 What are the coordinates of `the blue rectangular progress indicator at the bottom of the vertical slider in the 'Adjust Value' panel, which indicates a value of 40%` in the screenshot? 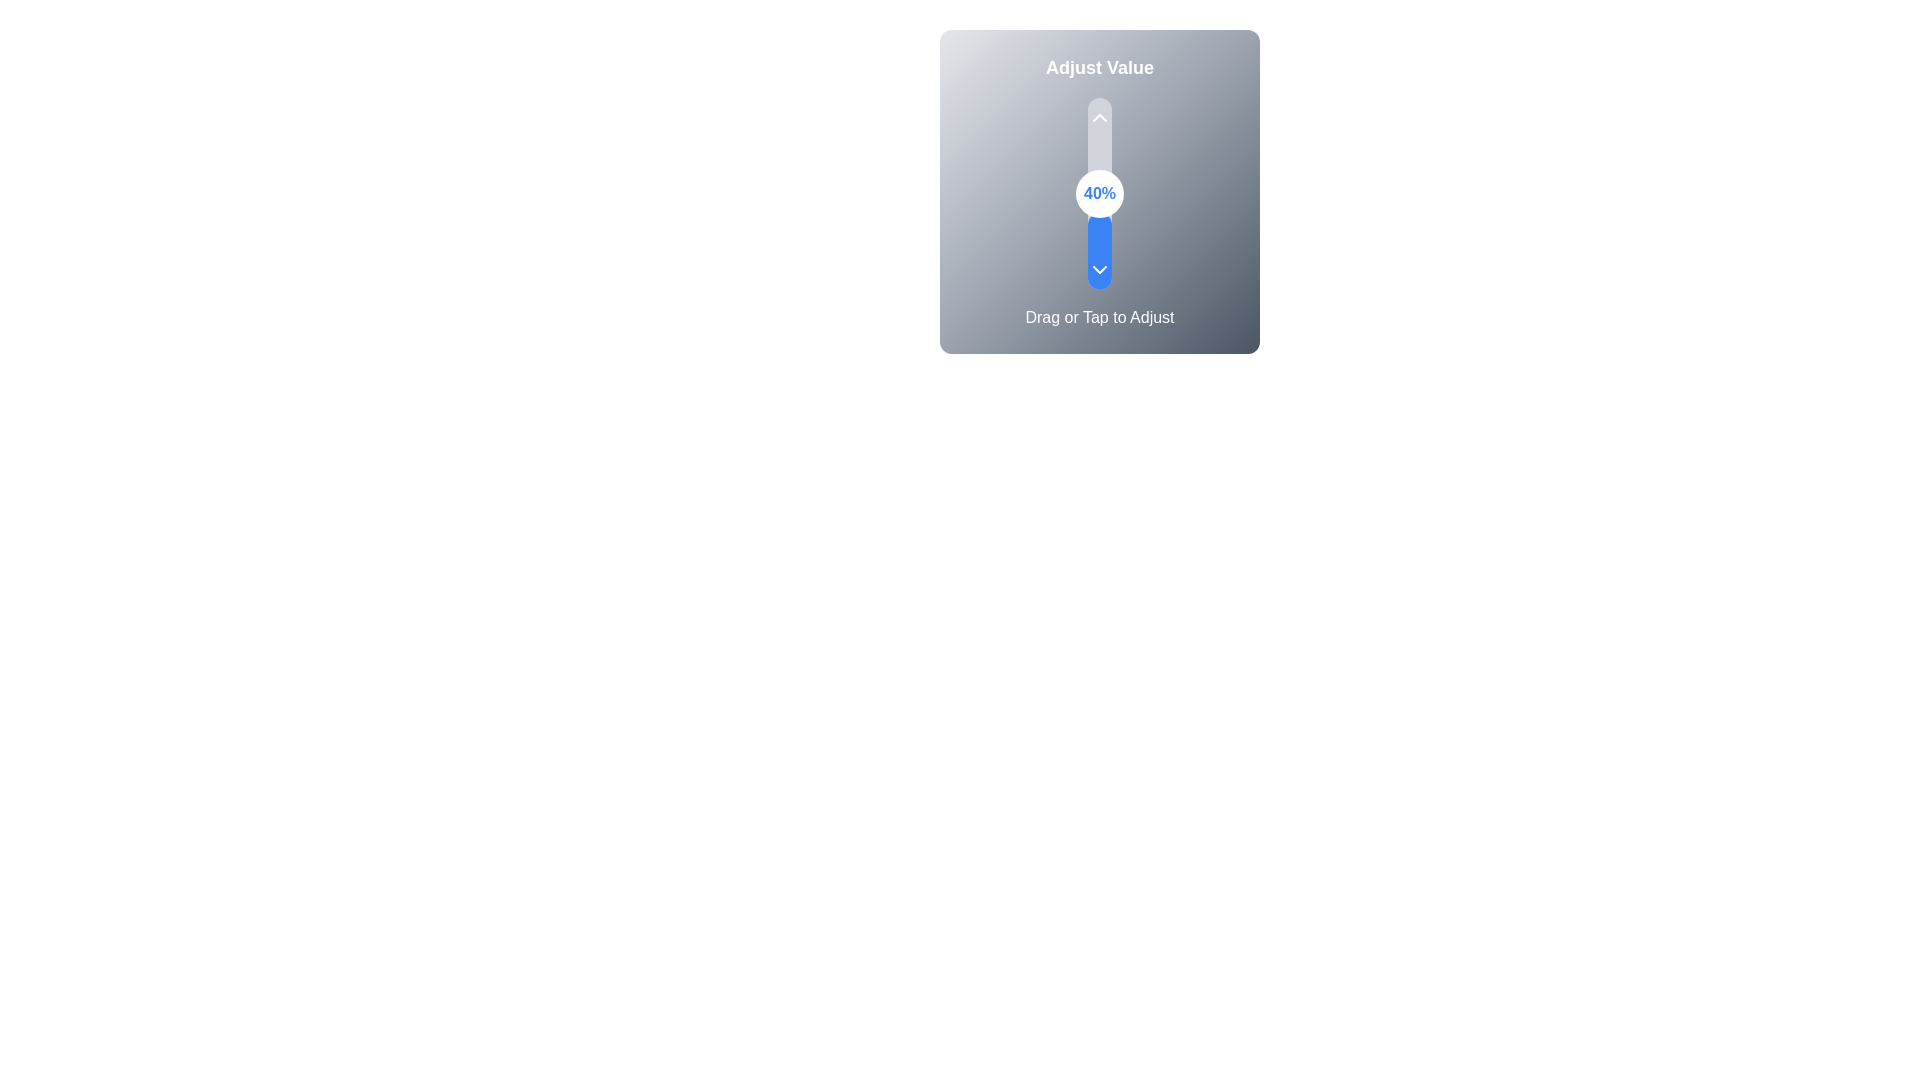 It's located at (1098, 249).